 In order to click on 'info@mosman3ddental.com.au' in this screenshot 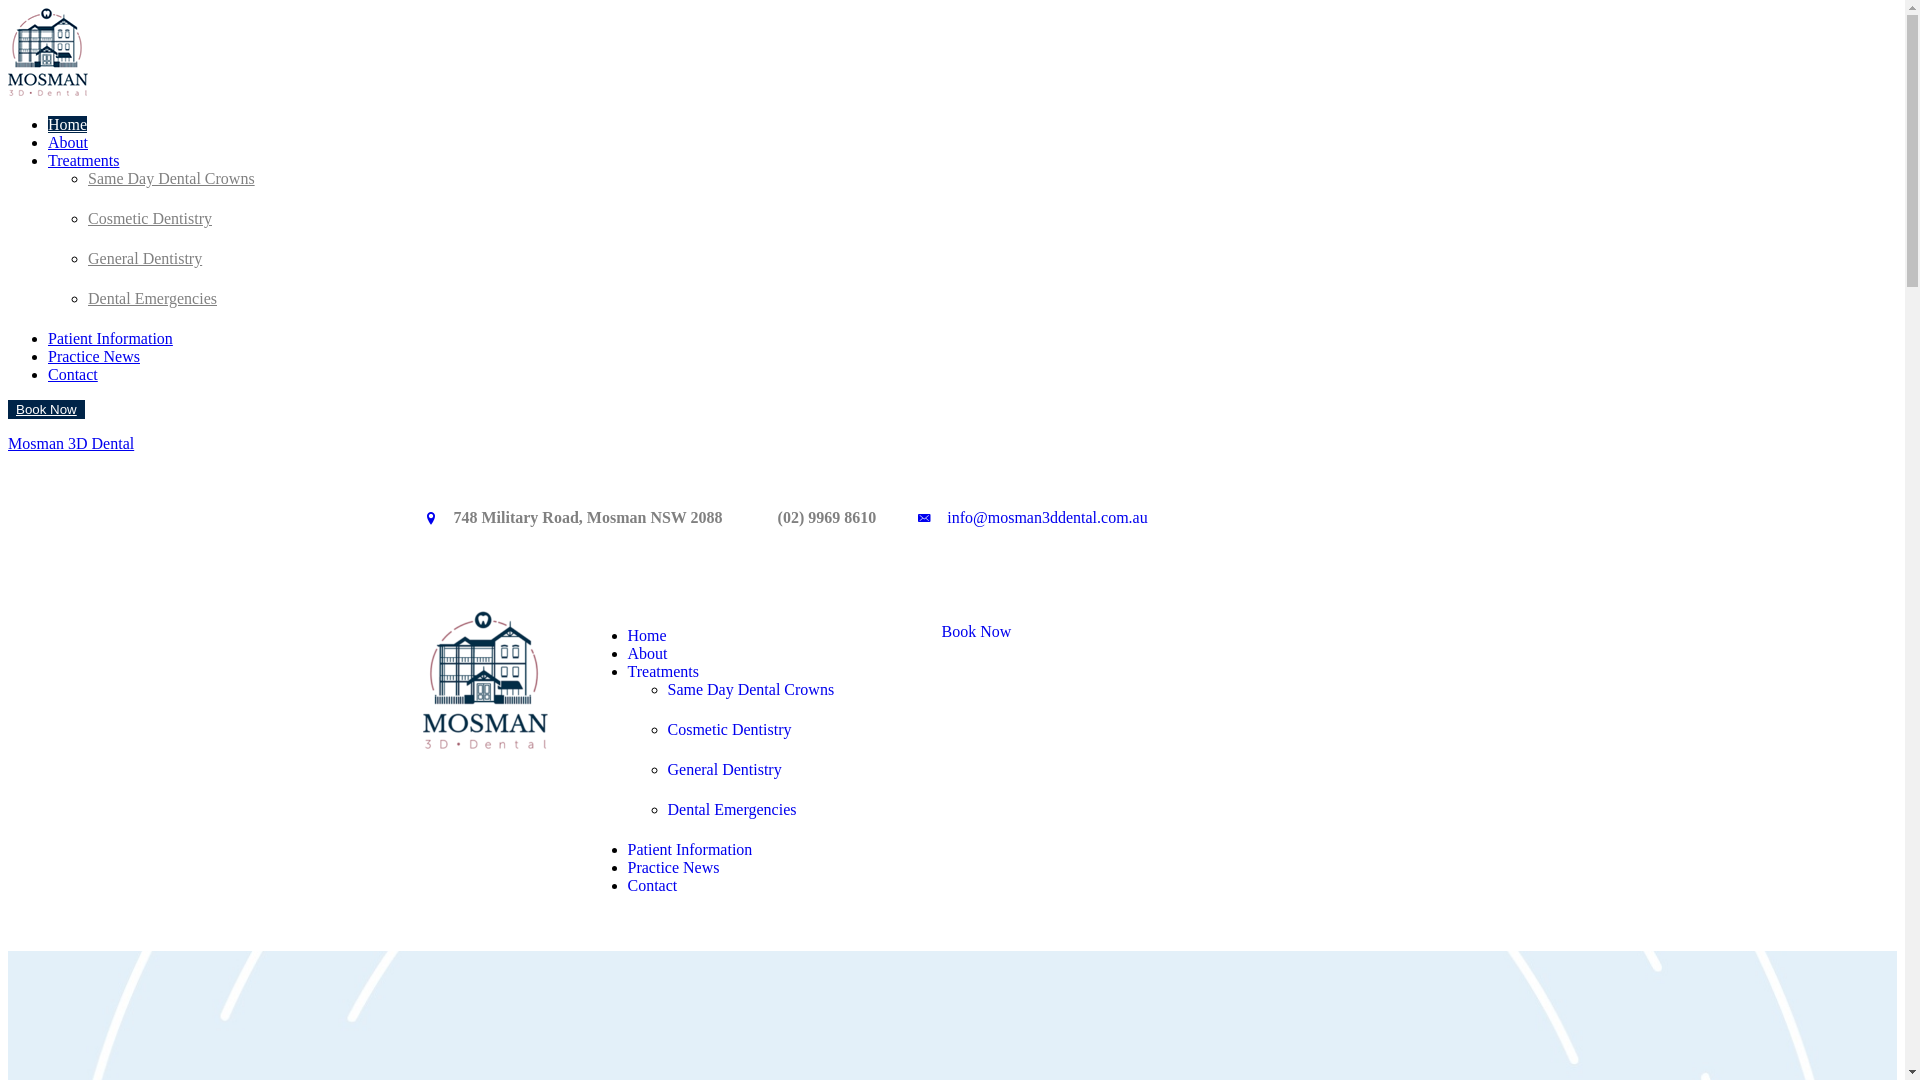, I will do `click(1045, 516)`.